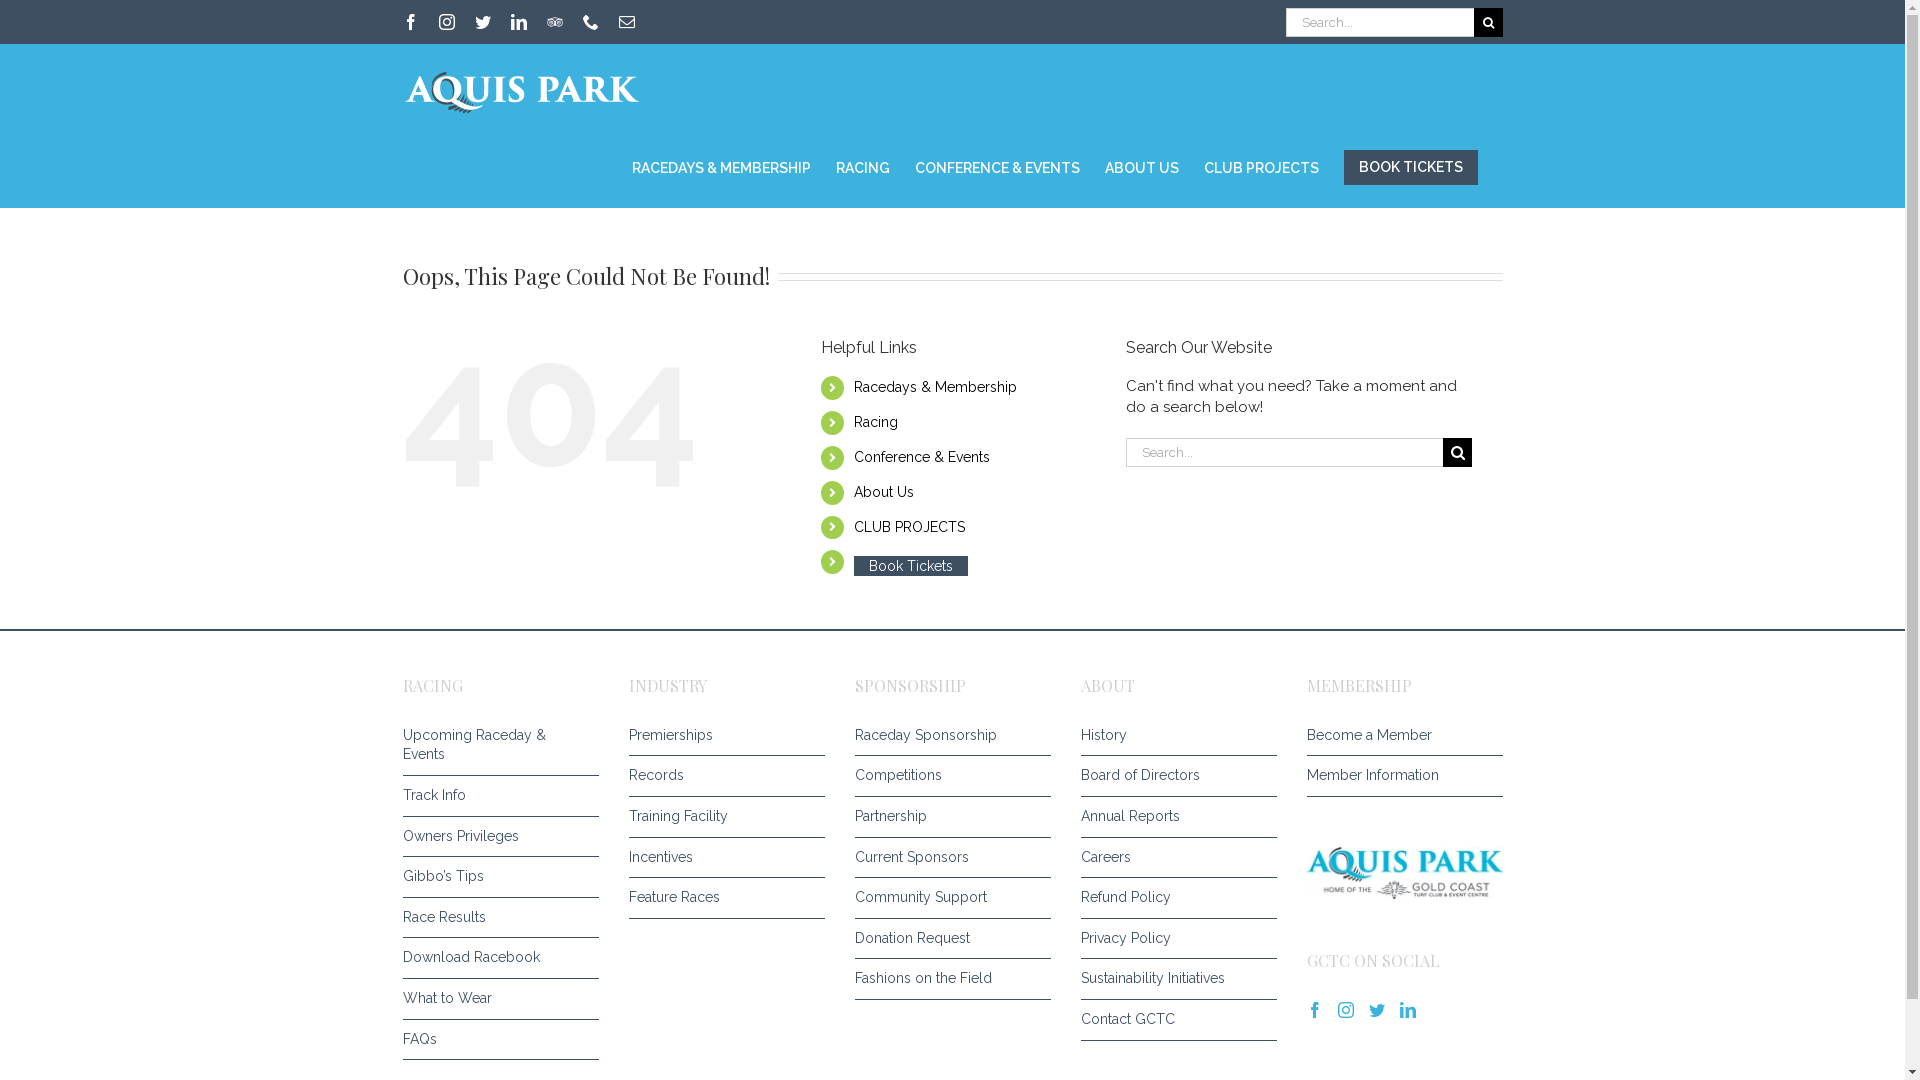 The height and width of the screenshot is (1080, 1920). Describe the element at coordinates (1079, 856) in the screenshot. I see `'Careers'` at that location.